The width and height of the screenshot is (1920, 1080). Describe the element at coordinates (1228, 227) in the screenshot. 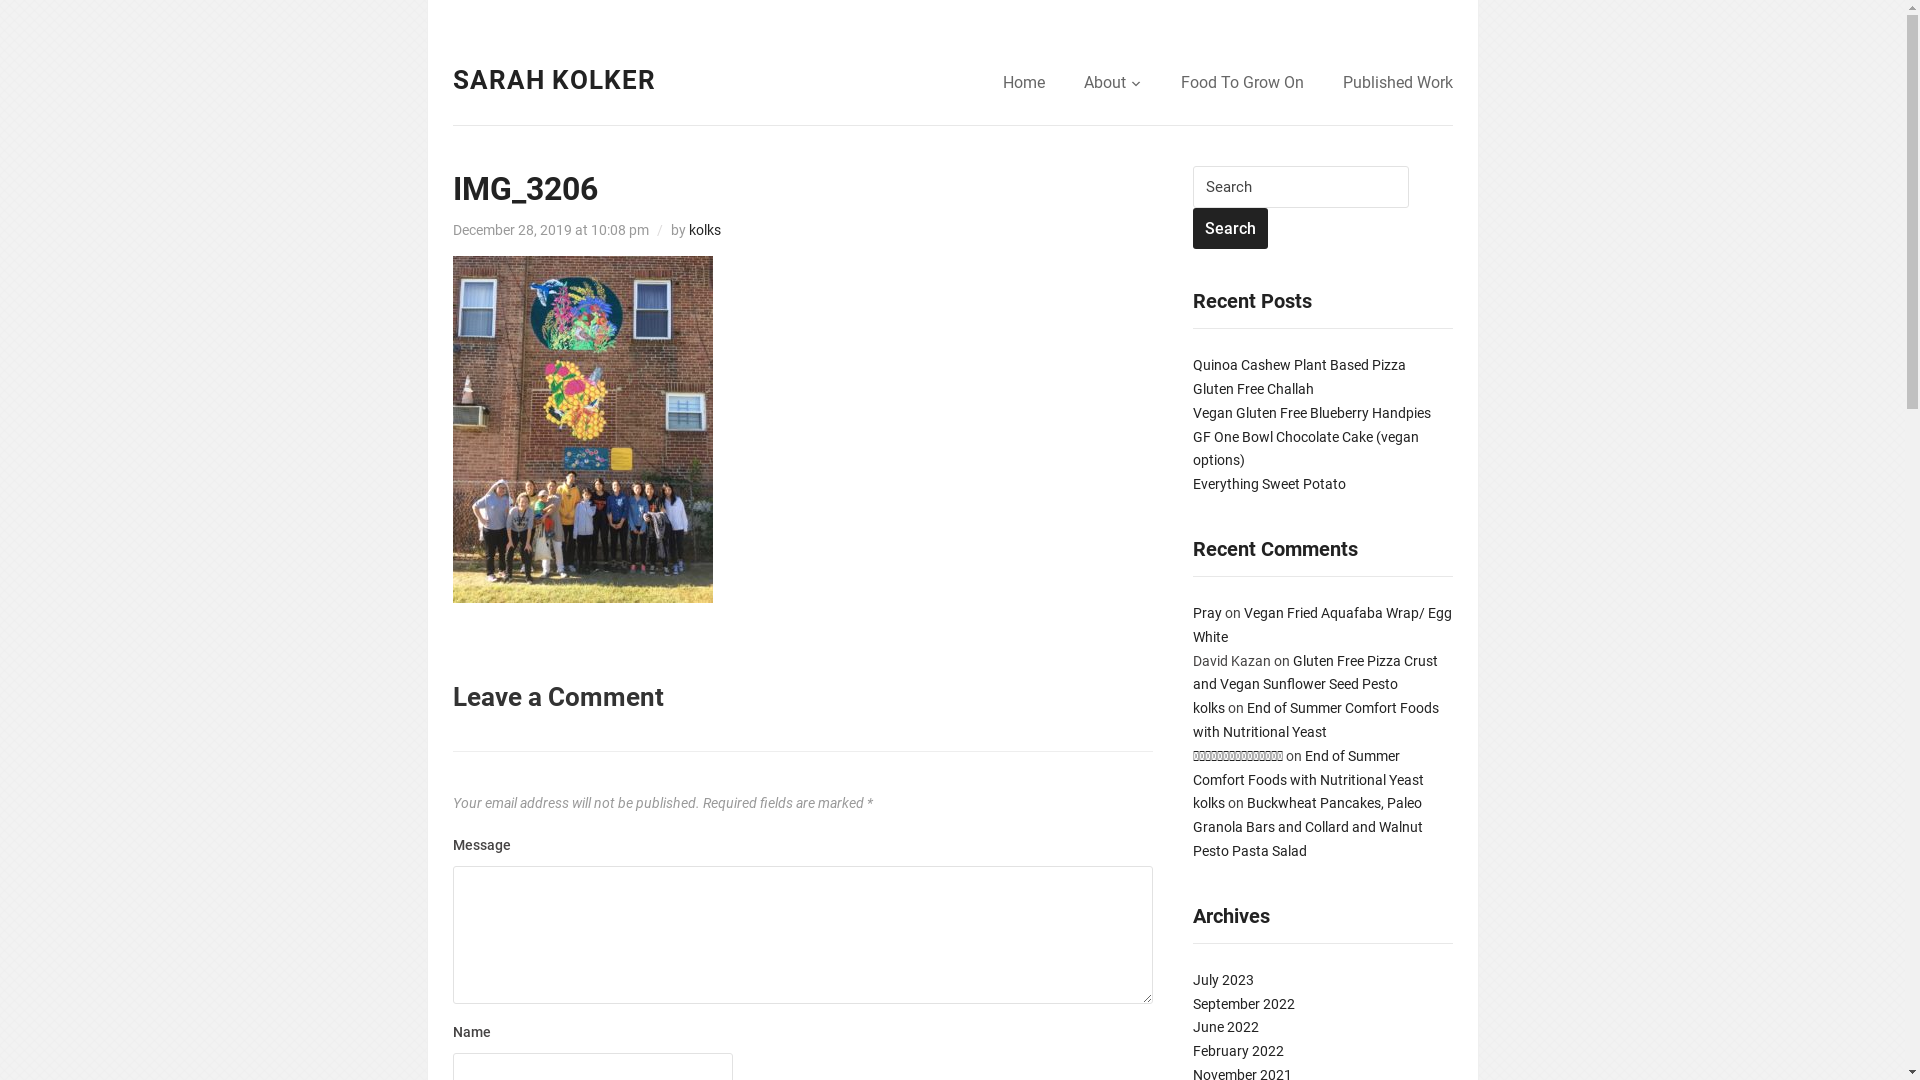

I see `'Search'` at that location.